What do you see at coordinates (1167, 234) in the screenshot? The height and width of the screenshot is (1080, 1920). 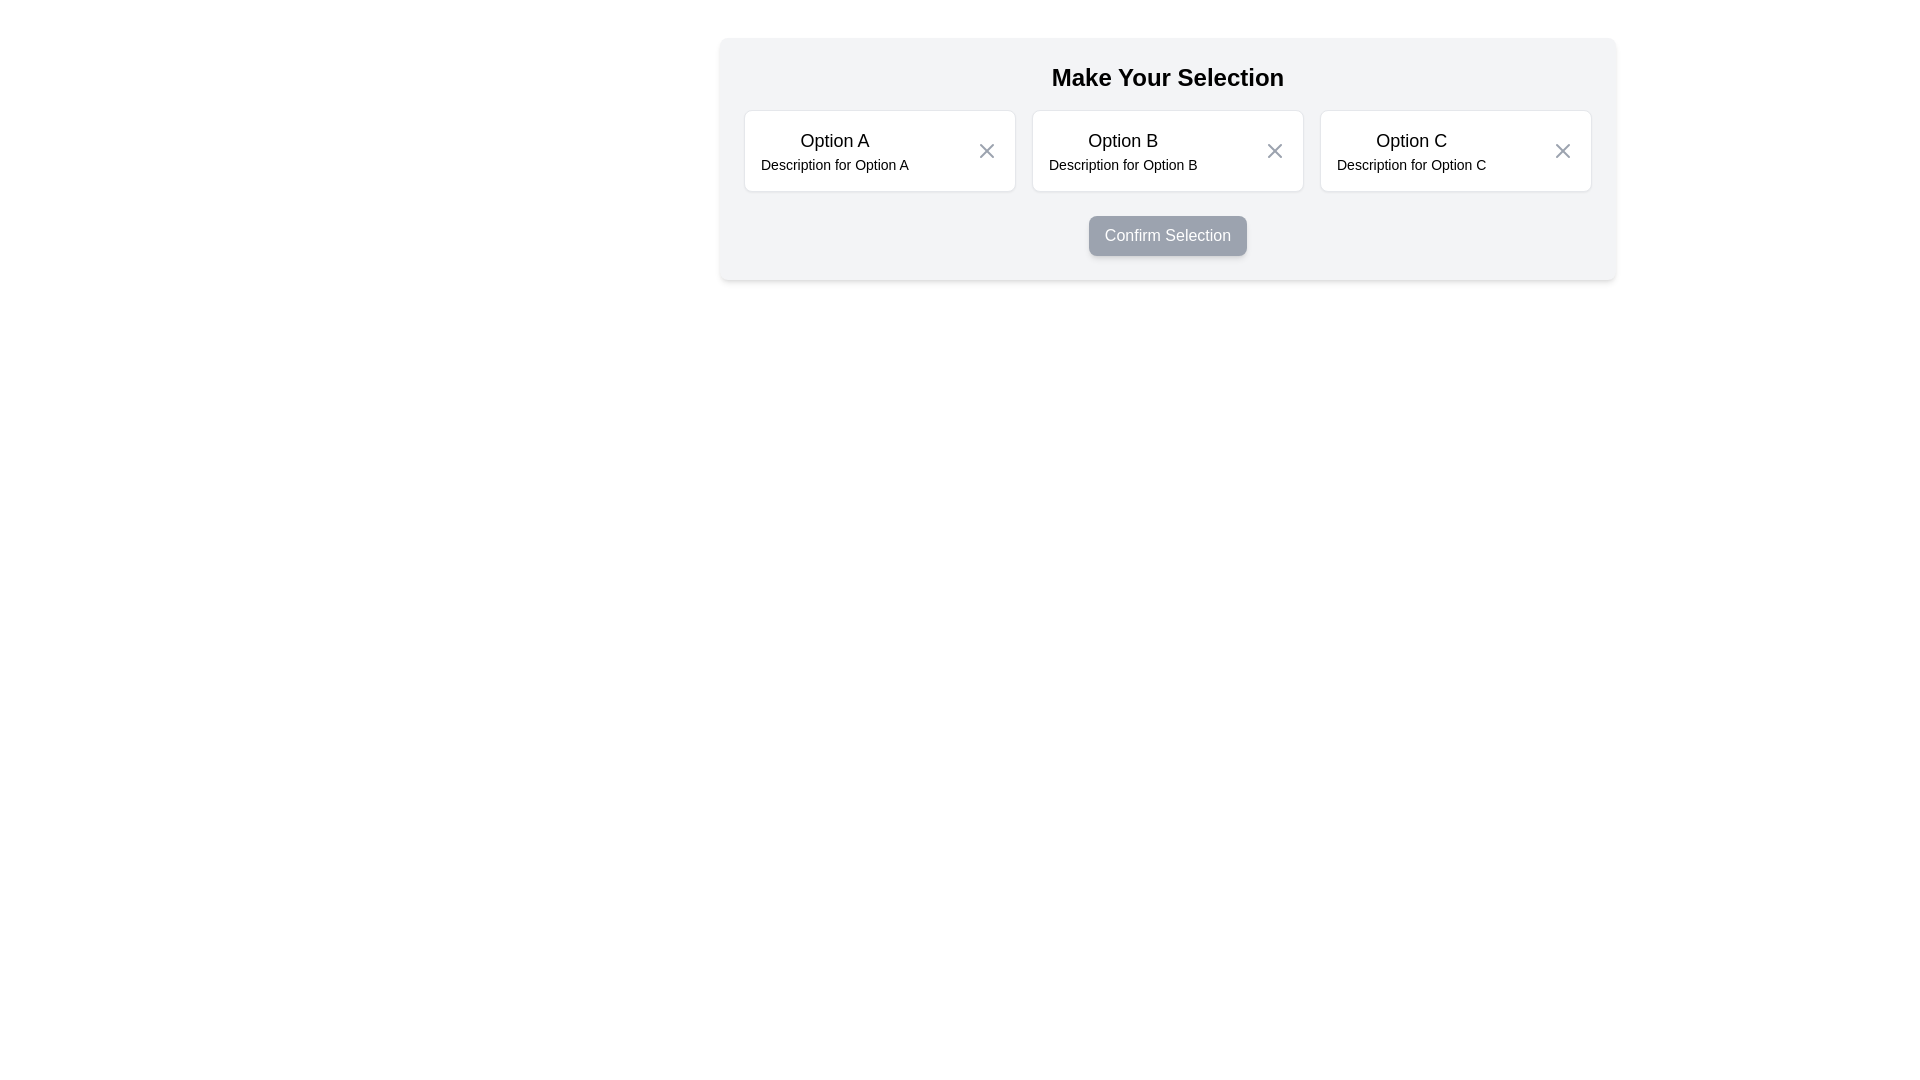 I see `the confirmation button located below the options A, B, and C, centered horizontally in the card and aligned at the bottom` at bounding box center [1167, 234].